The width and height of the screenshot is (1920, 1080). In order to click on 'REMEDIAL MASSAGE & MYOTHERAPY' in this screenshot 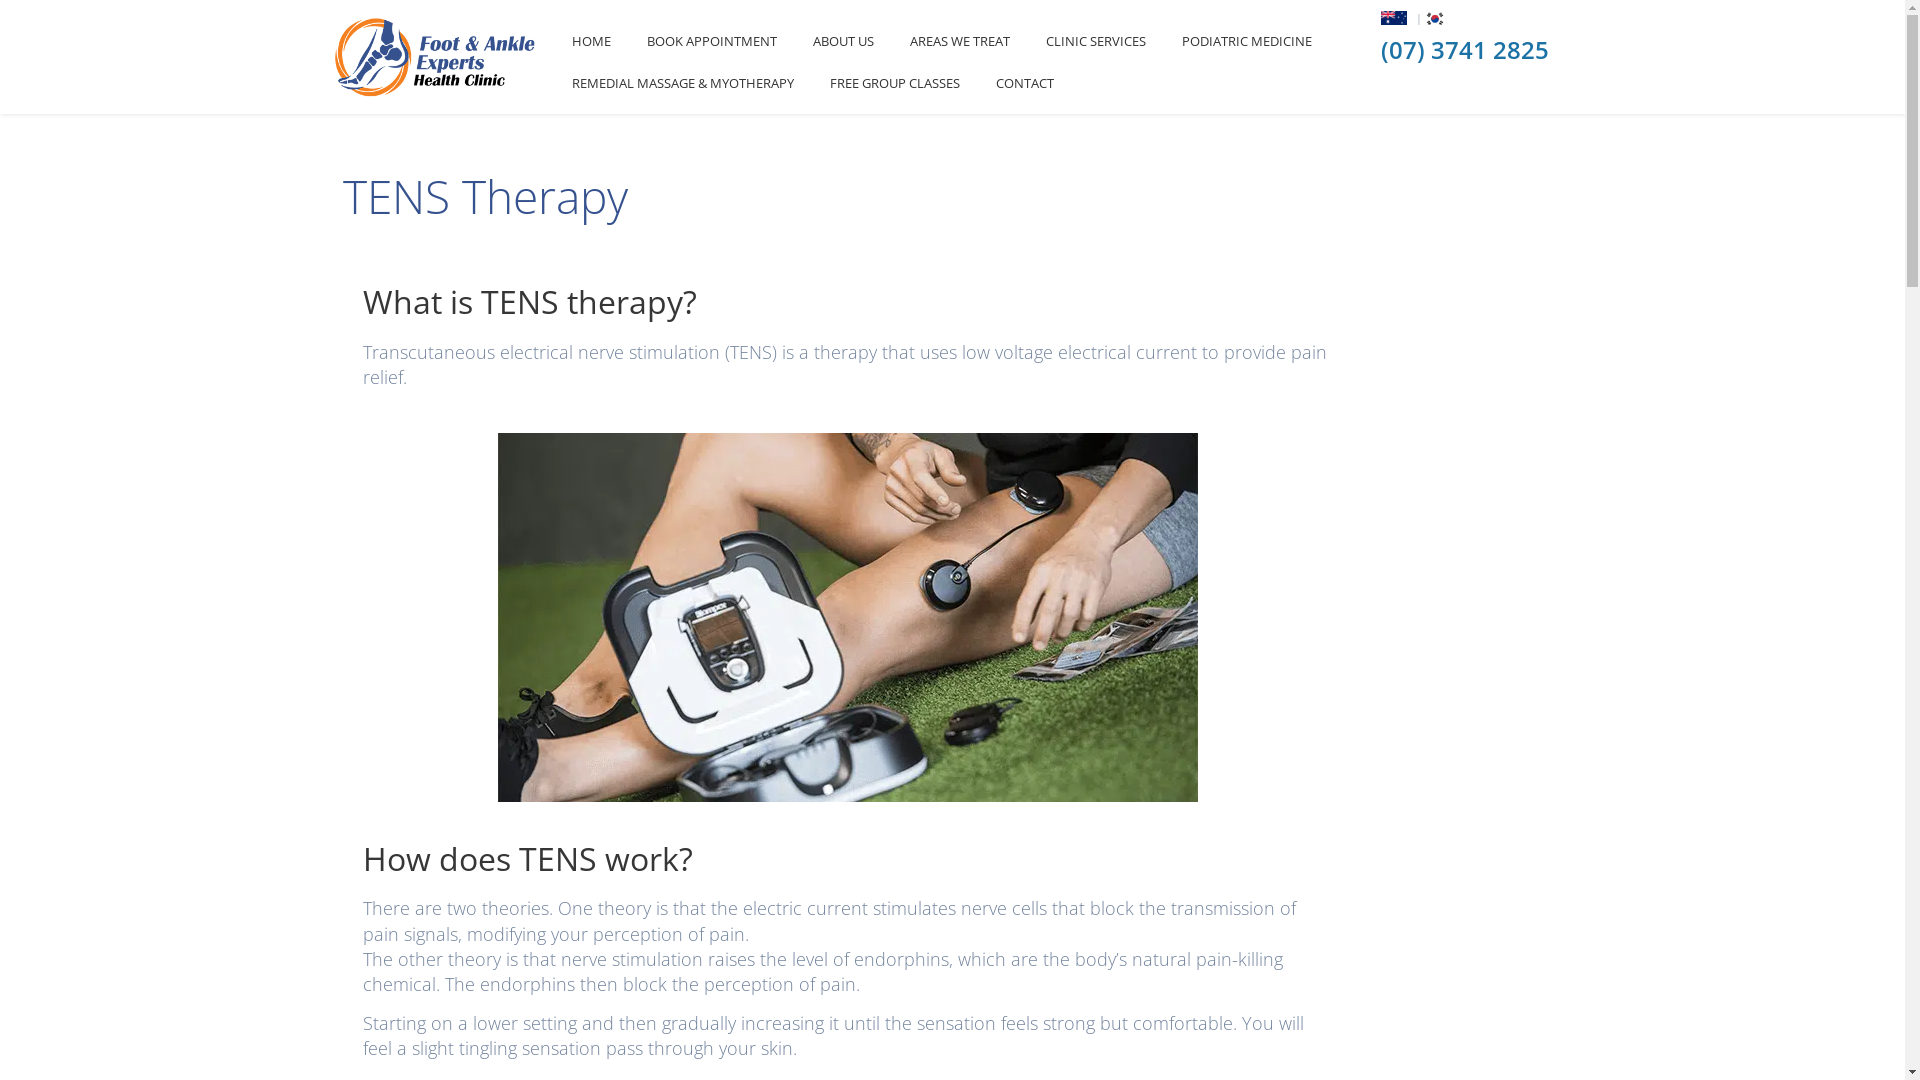, I will do `click(682, 82)`.